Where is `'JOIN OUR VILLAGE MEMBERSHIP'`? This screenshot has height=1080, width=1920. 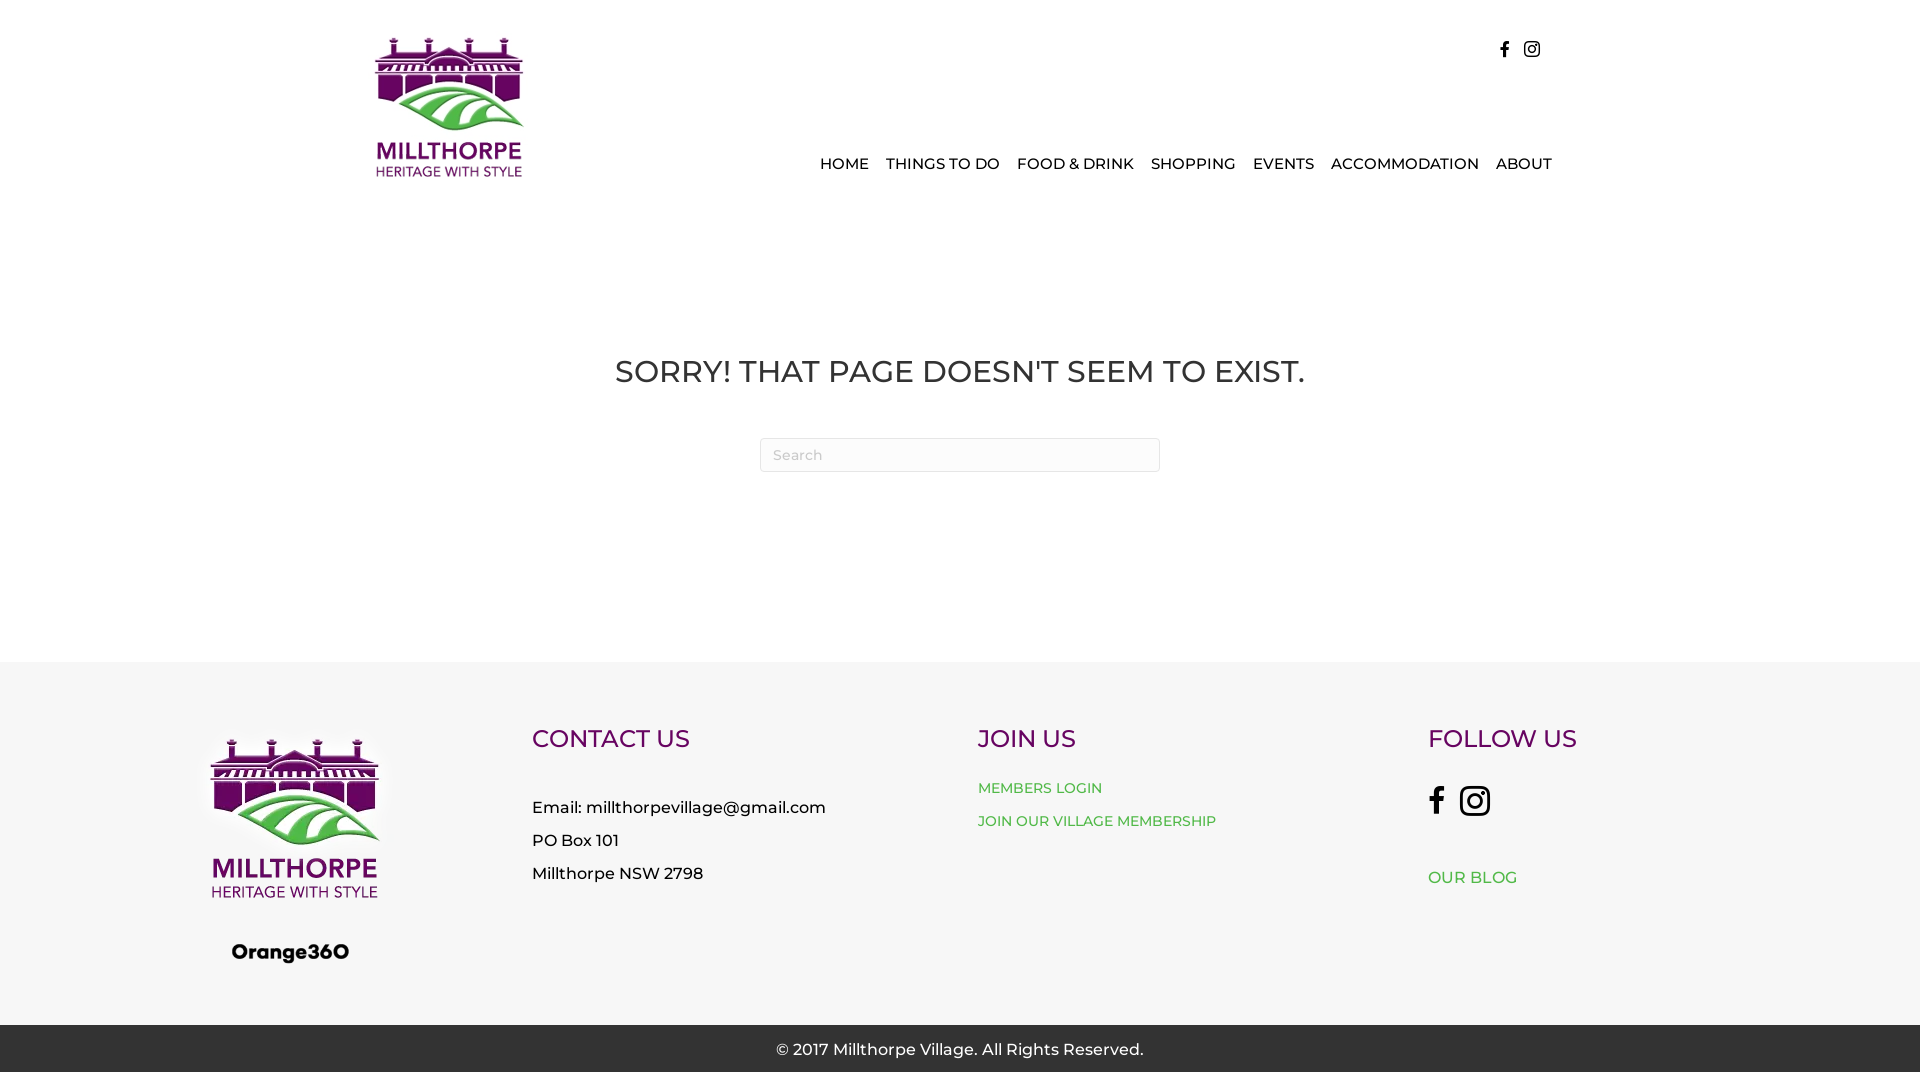
'JOIN OUR VILLAGE MEMBERSHIP' is located at coordinates (1096, 821).